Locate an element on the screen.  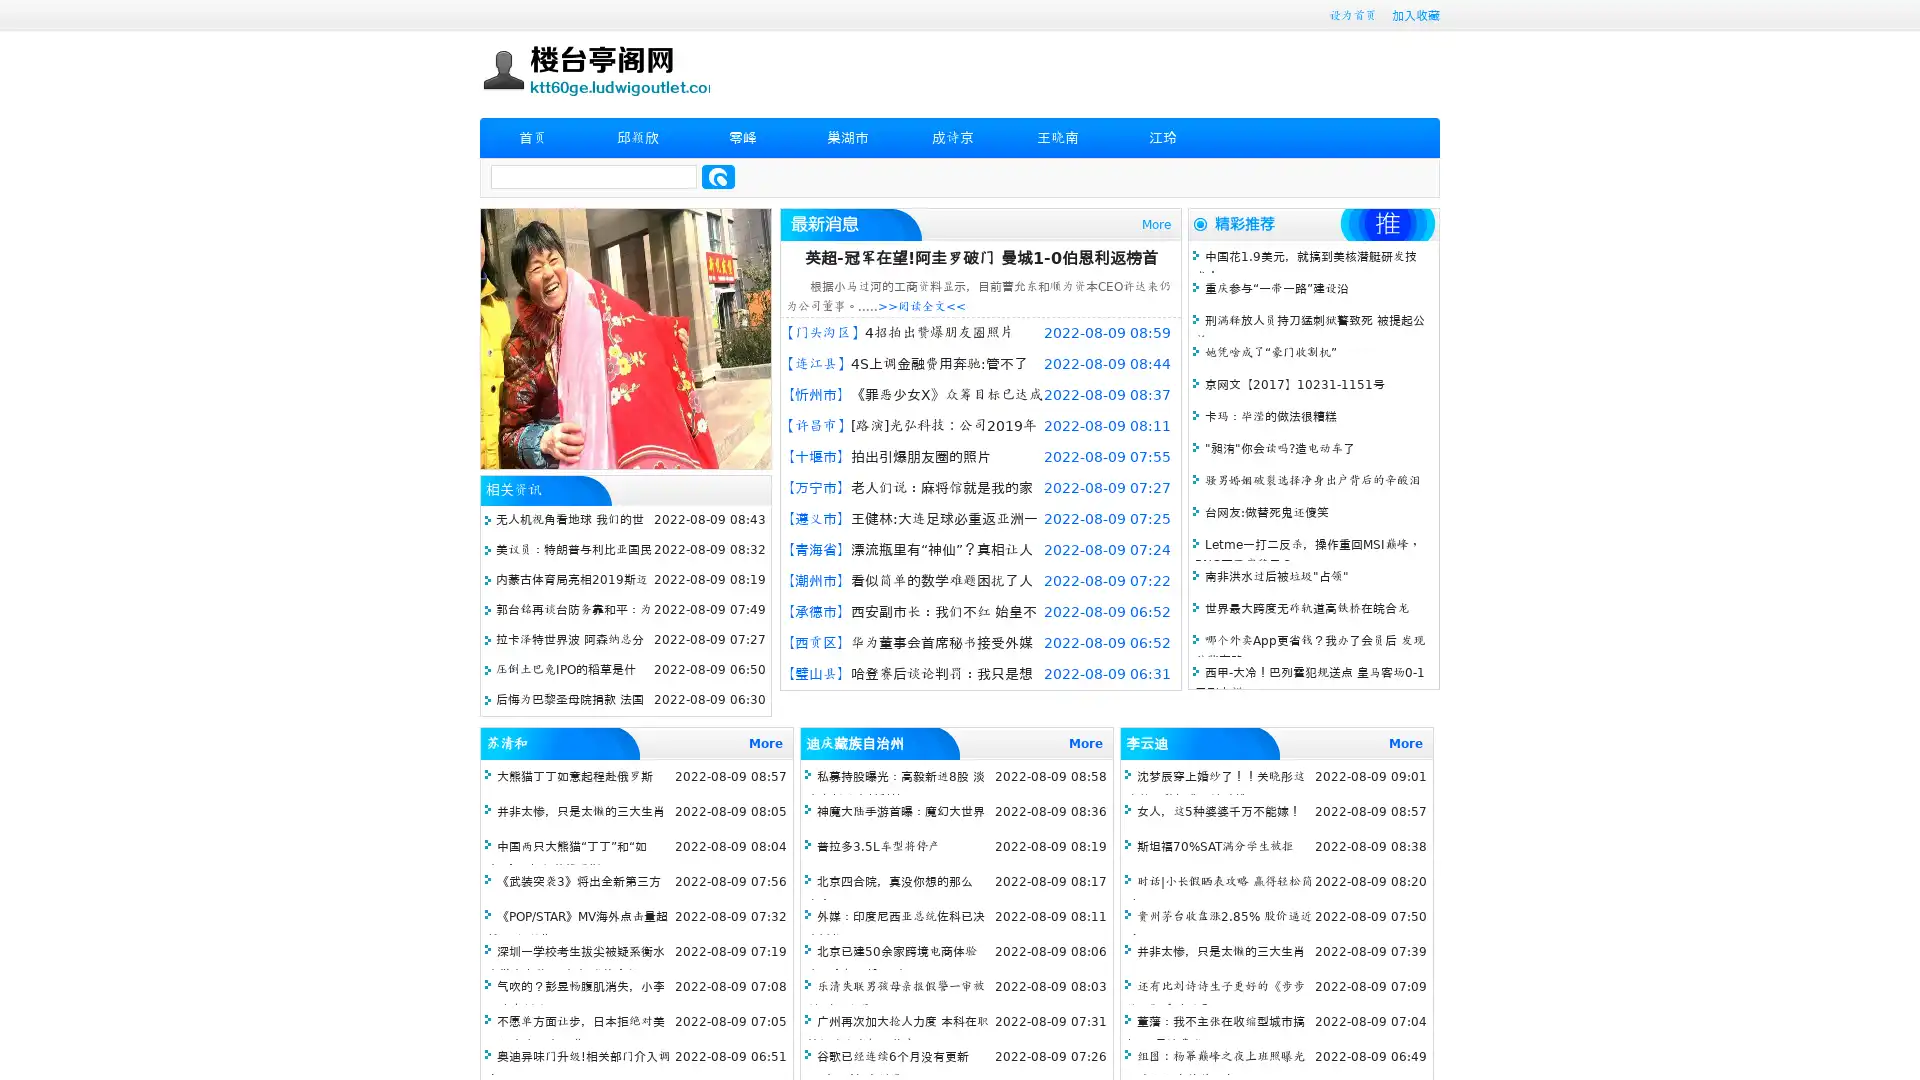
Search is located at coordinates (718, 176).